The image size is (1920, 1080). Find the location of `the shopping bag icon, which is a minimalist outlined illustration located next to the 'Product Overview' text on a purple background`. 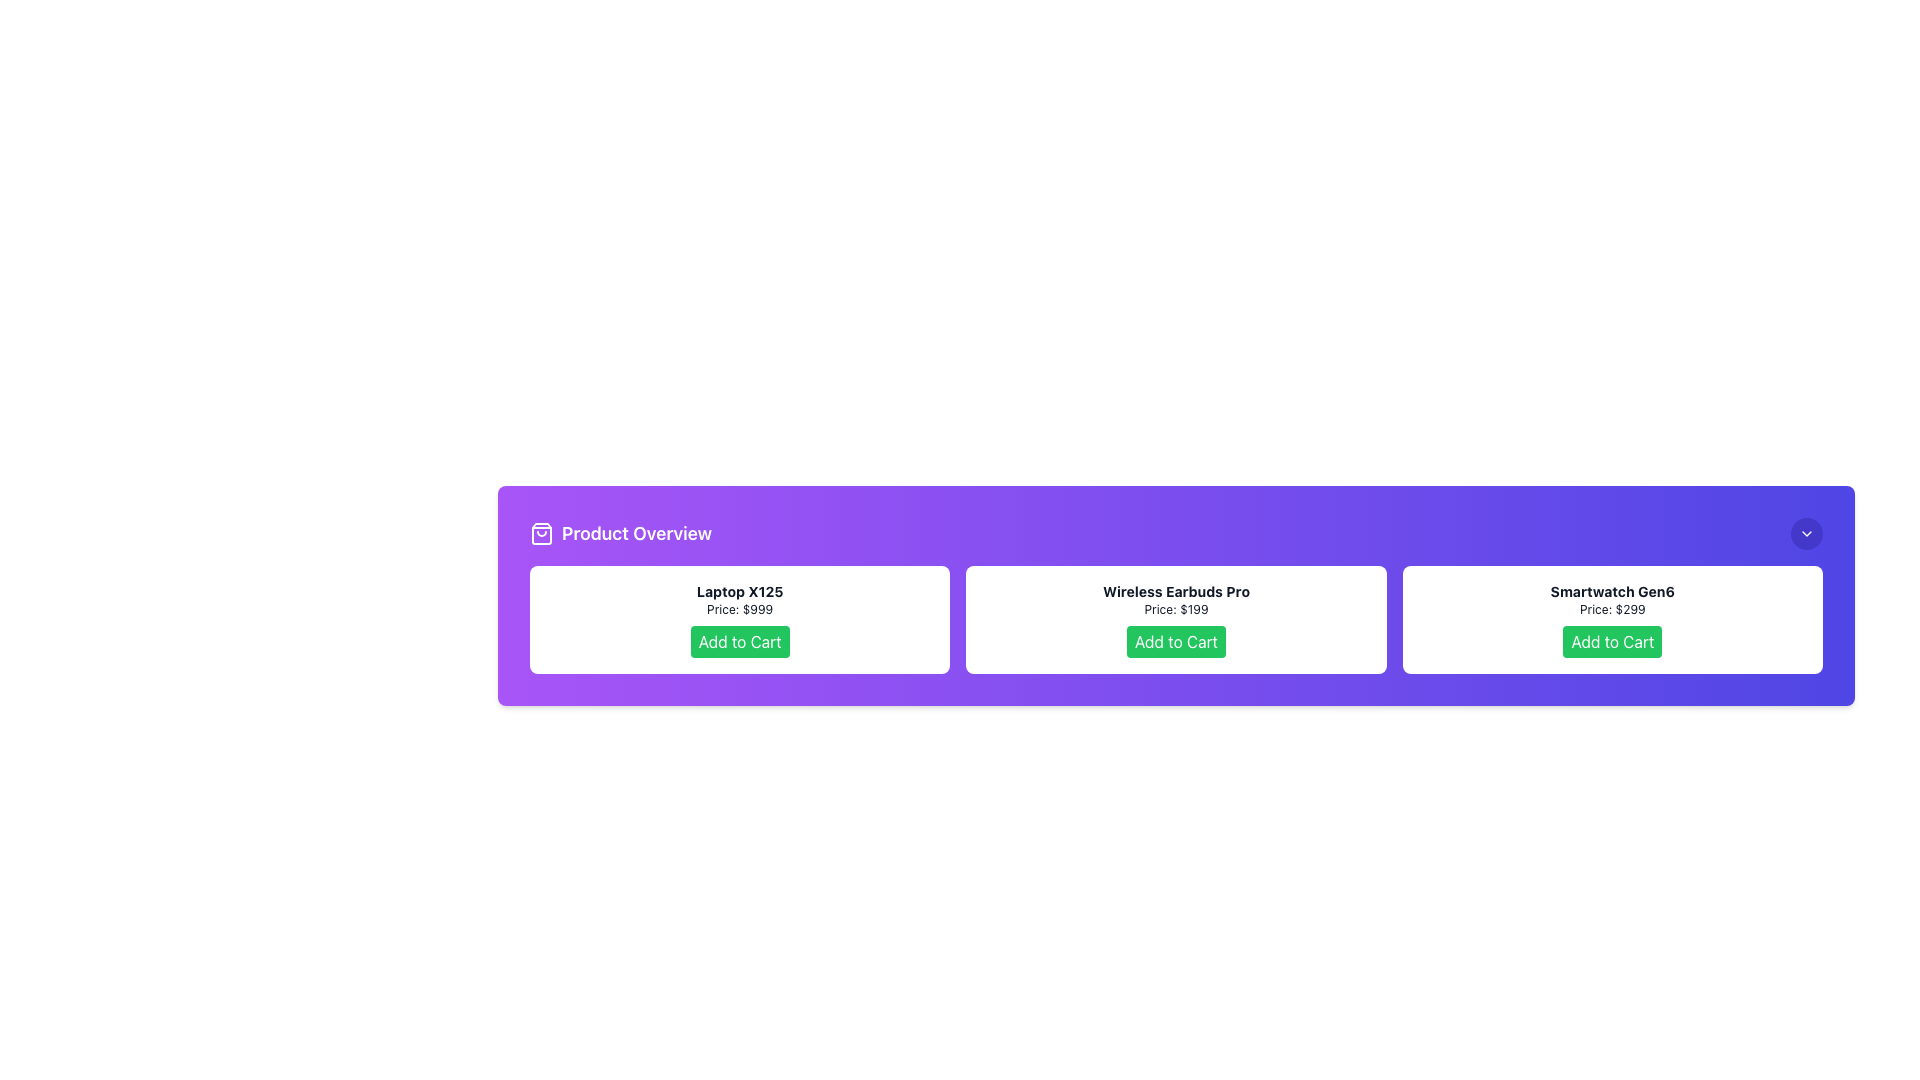

the shopping bag icon, which is a minimalist outlined illustration located next to the 'Product Overview' text on a purple background is located at coordinates (542, 532).